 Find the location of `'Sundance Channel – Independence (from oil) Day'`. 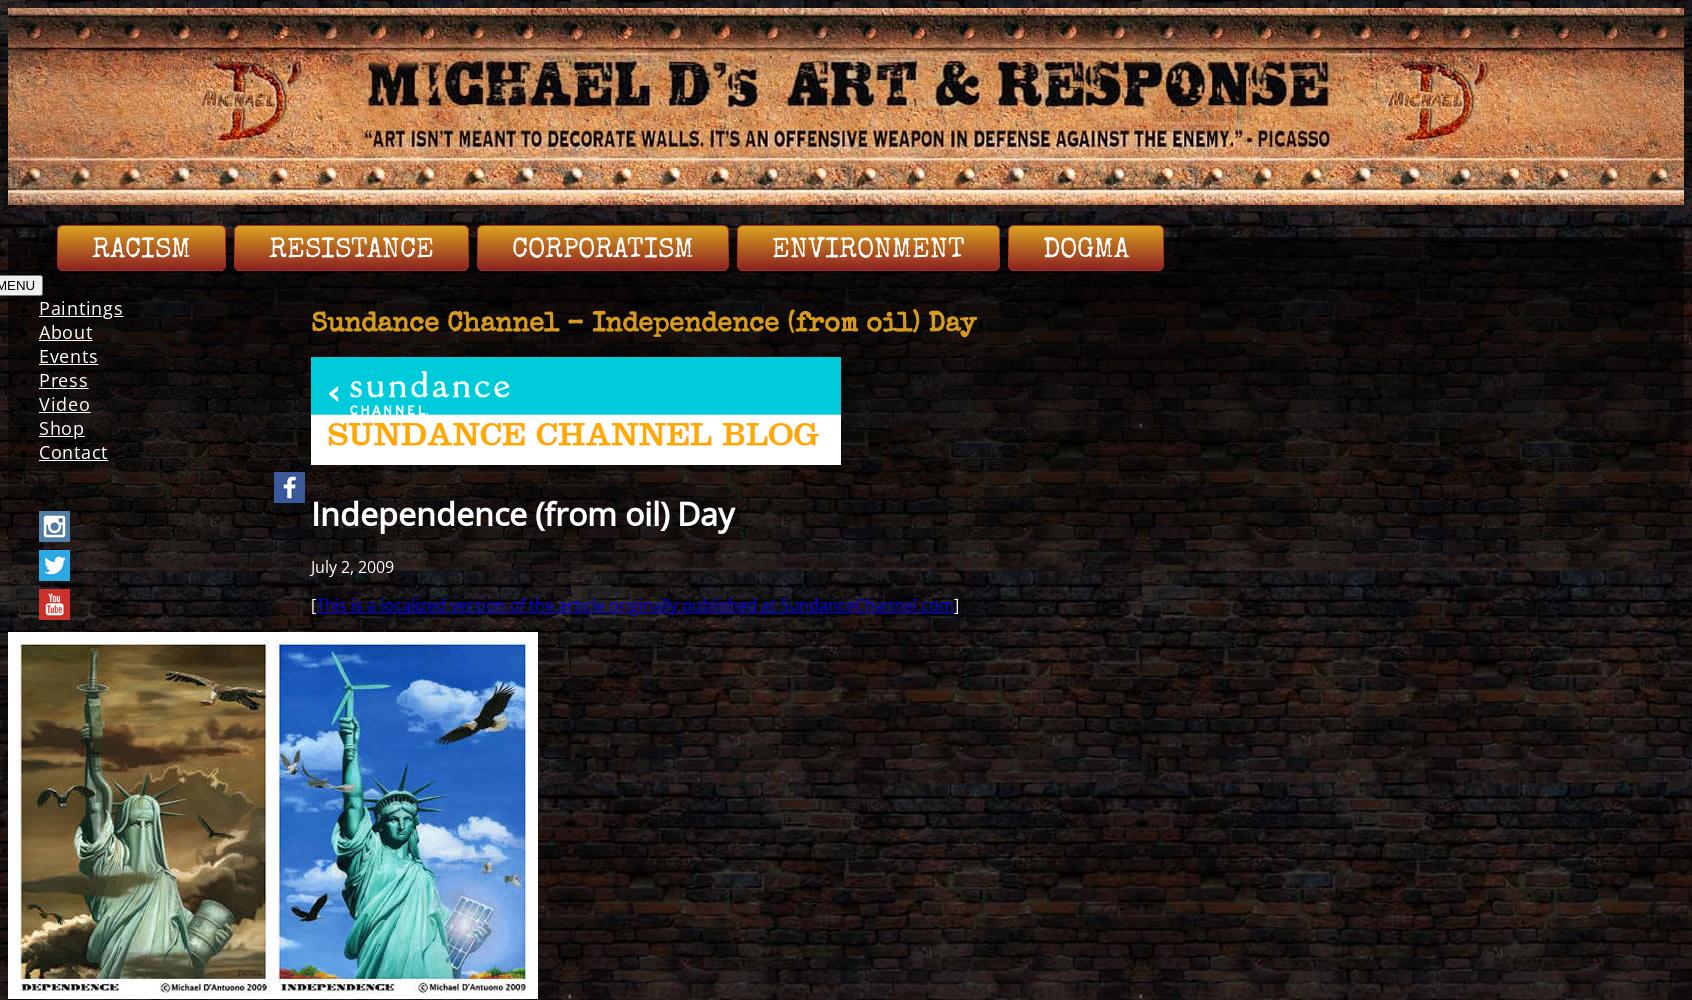

'Sundance Channel – Independence (from oil) Day' is located at coordinates (643, 324).